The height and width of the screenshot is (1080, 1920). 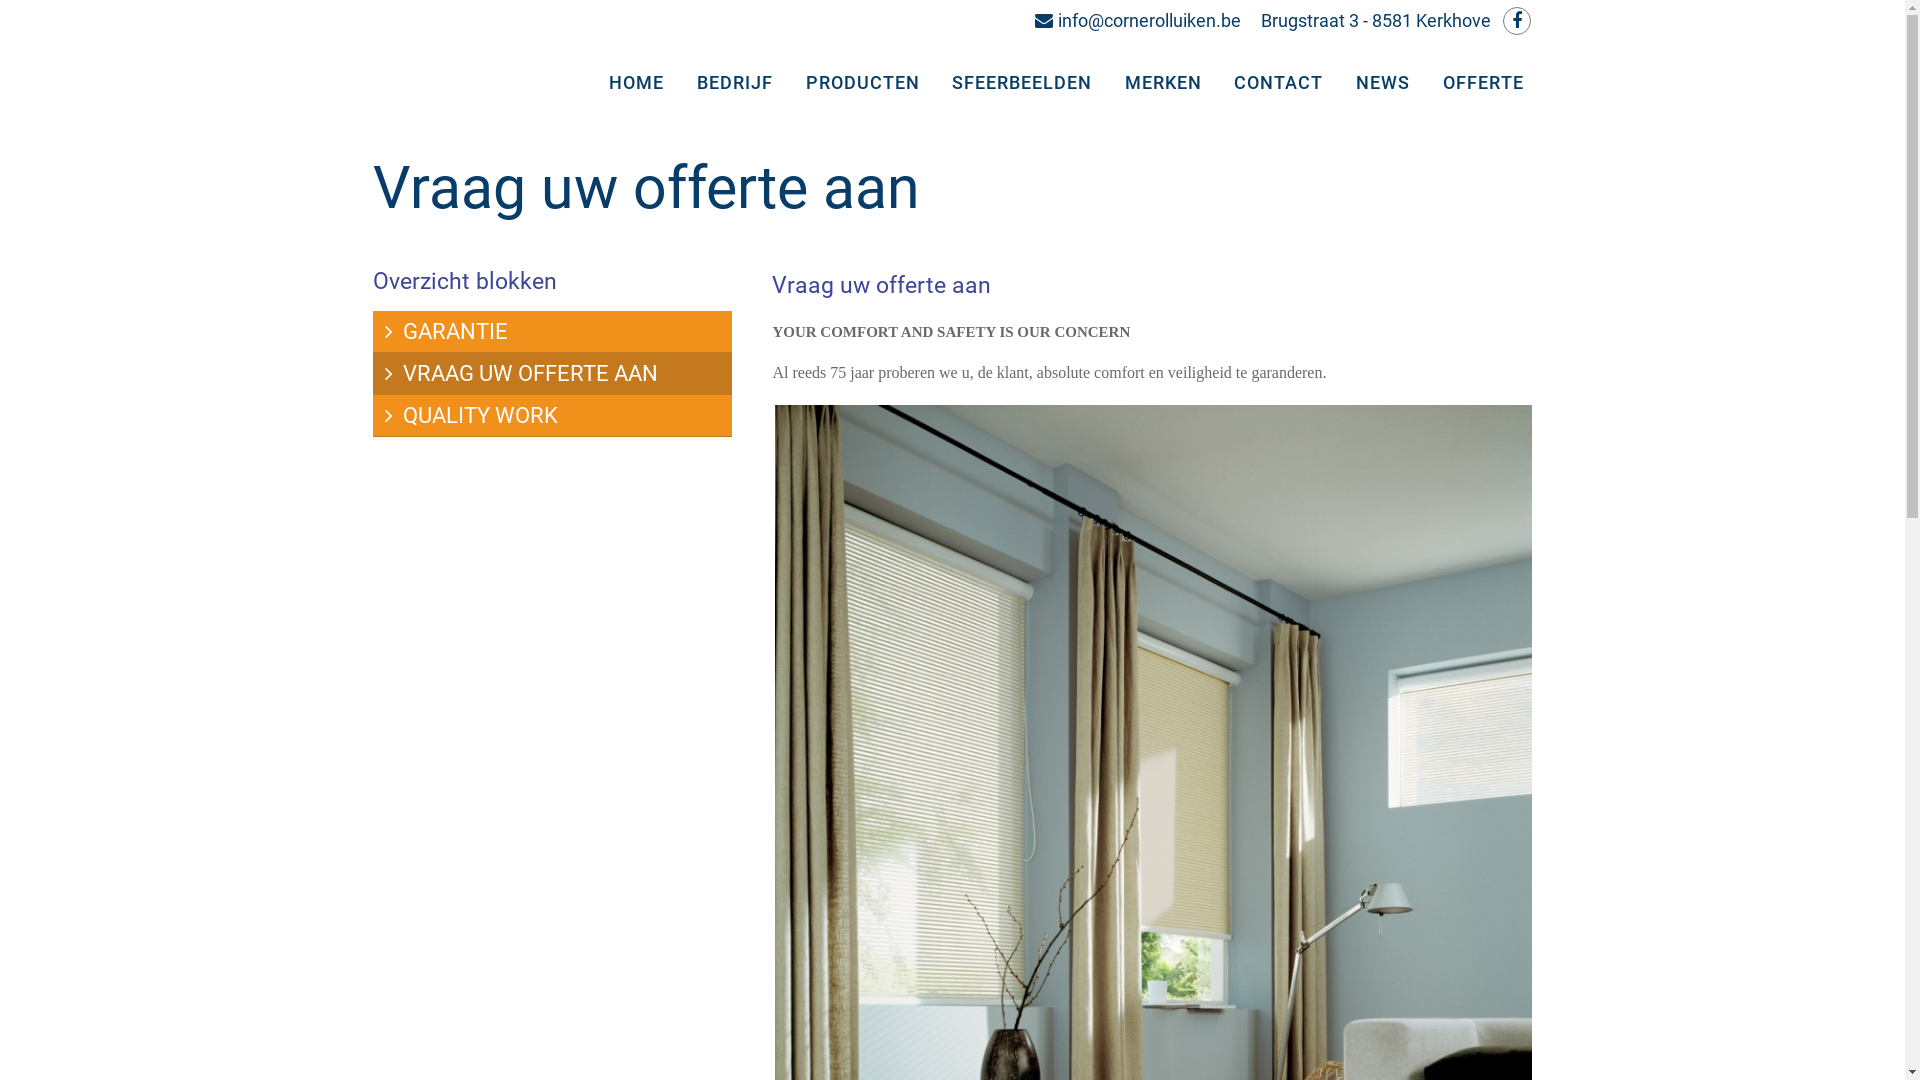 What do you see at coordinates (552, 374) in the screenshot?
I see `'VRAAG UW OFFERTE AAN'` at bounding box center [552, 374].